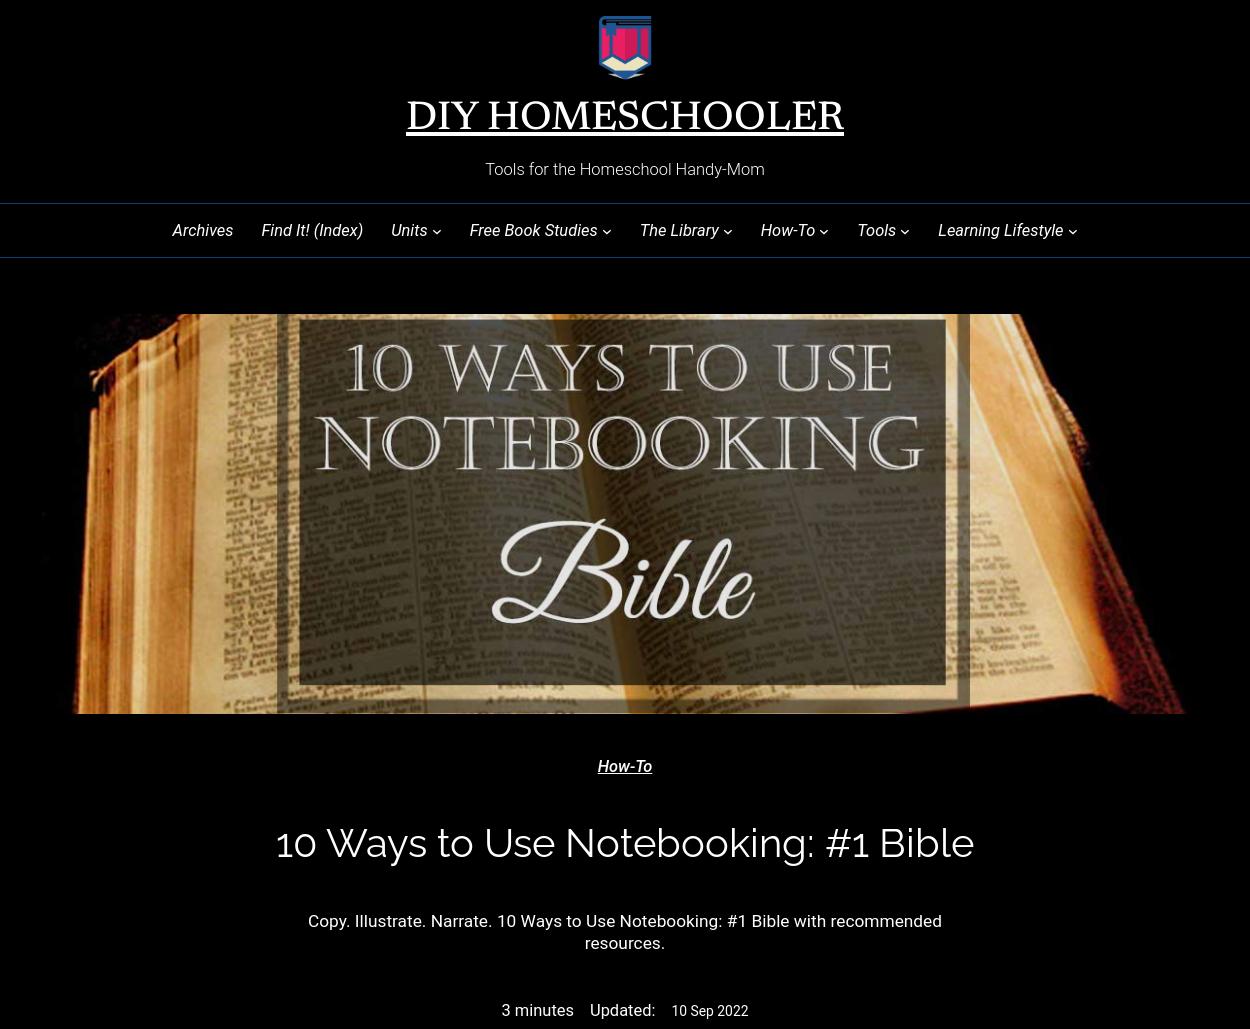 Image resolution: width=1250 pixels, height=1029 pixels. What do you see at coordinates (312, 228) in the screenshot?
I see `'Find It! (Index)'` at bounding box center [312, 228].